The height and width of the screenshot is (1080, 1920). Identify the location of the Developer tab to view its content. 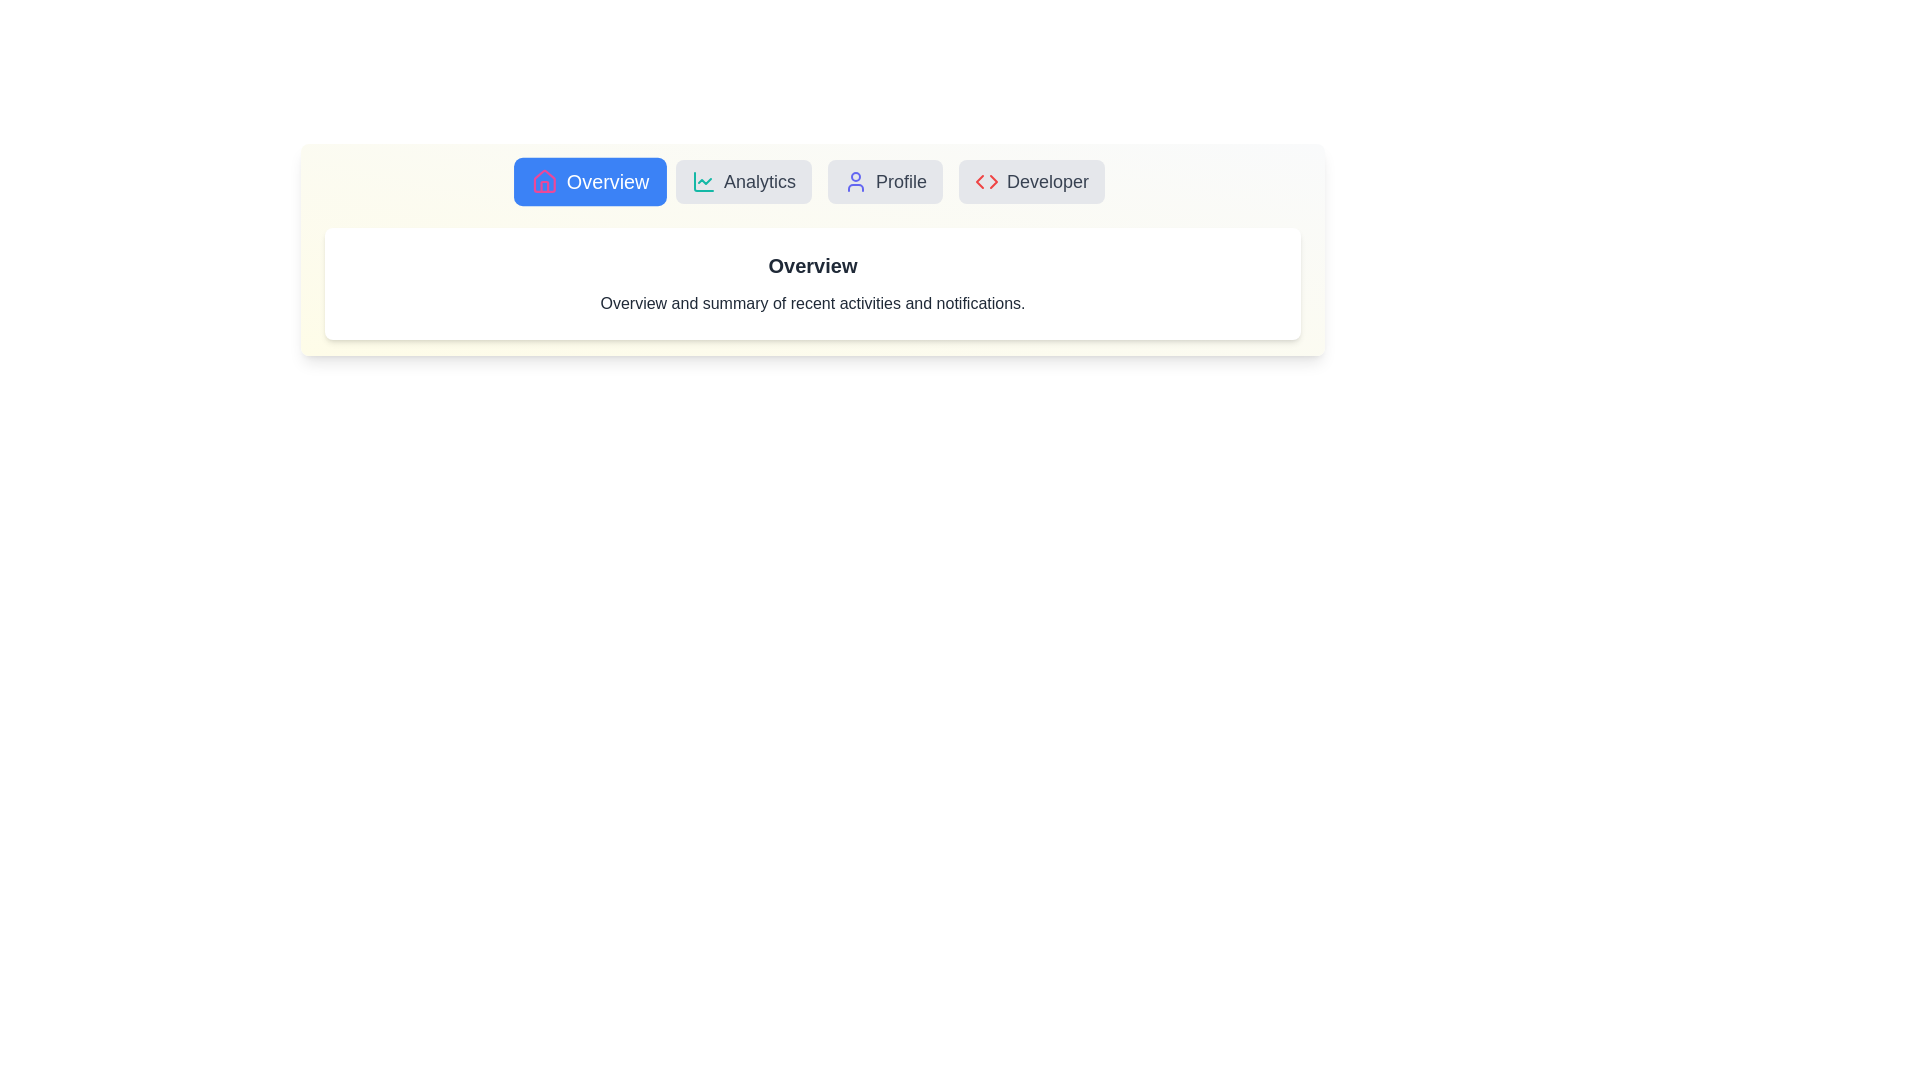
(1032, 181).